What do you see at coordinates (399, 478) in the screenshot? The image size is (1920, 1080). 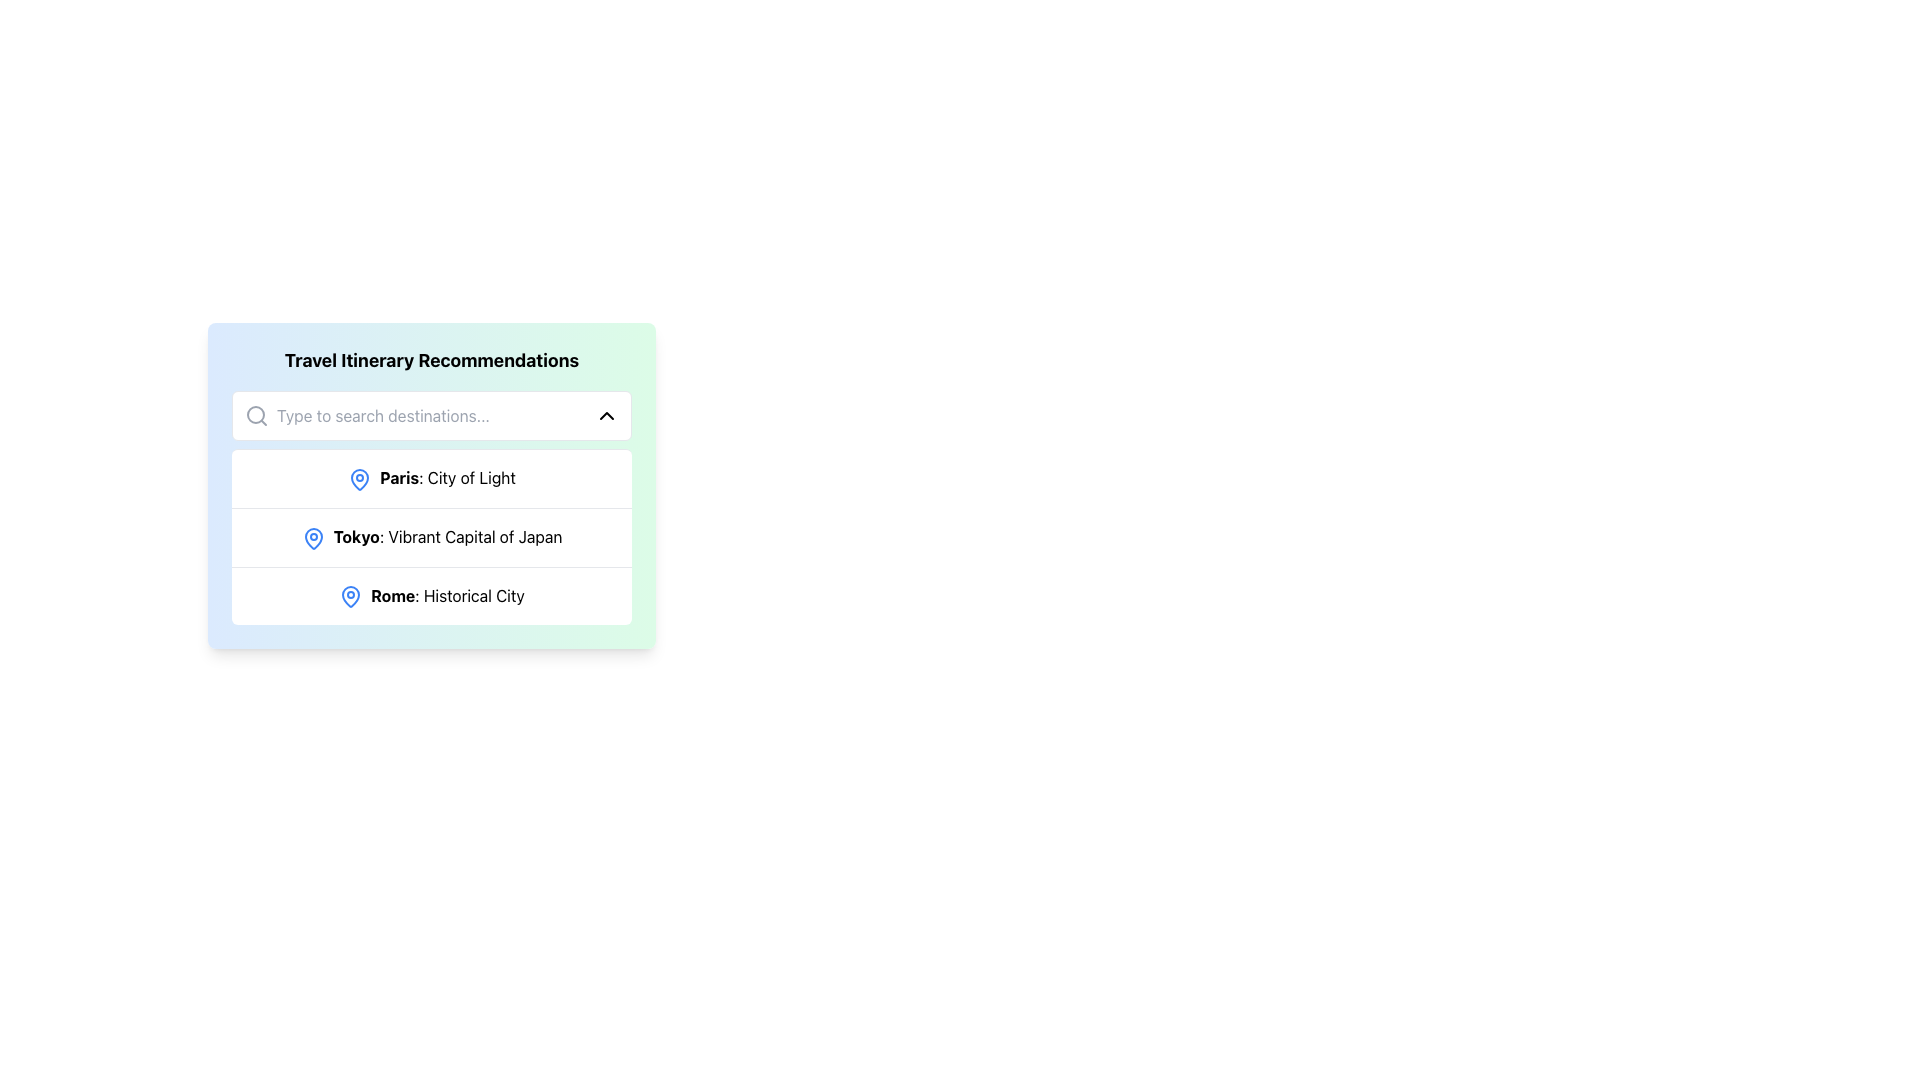 I see `text label that says 'Paris', which is styled in bold black font and is part of the 'City of Light' phrase, located in the Travel Itinerary Recommendations section` at bounding box center [399, 478].